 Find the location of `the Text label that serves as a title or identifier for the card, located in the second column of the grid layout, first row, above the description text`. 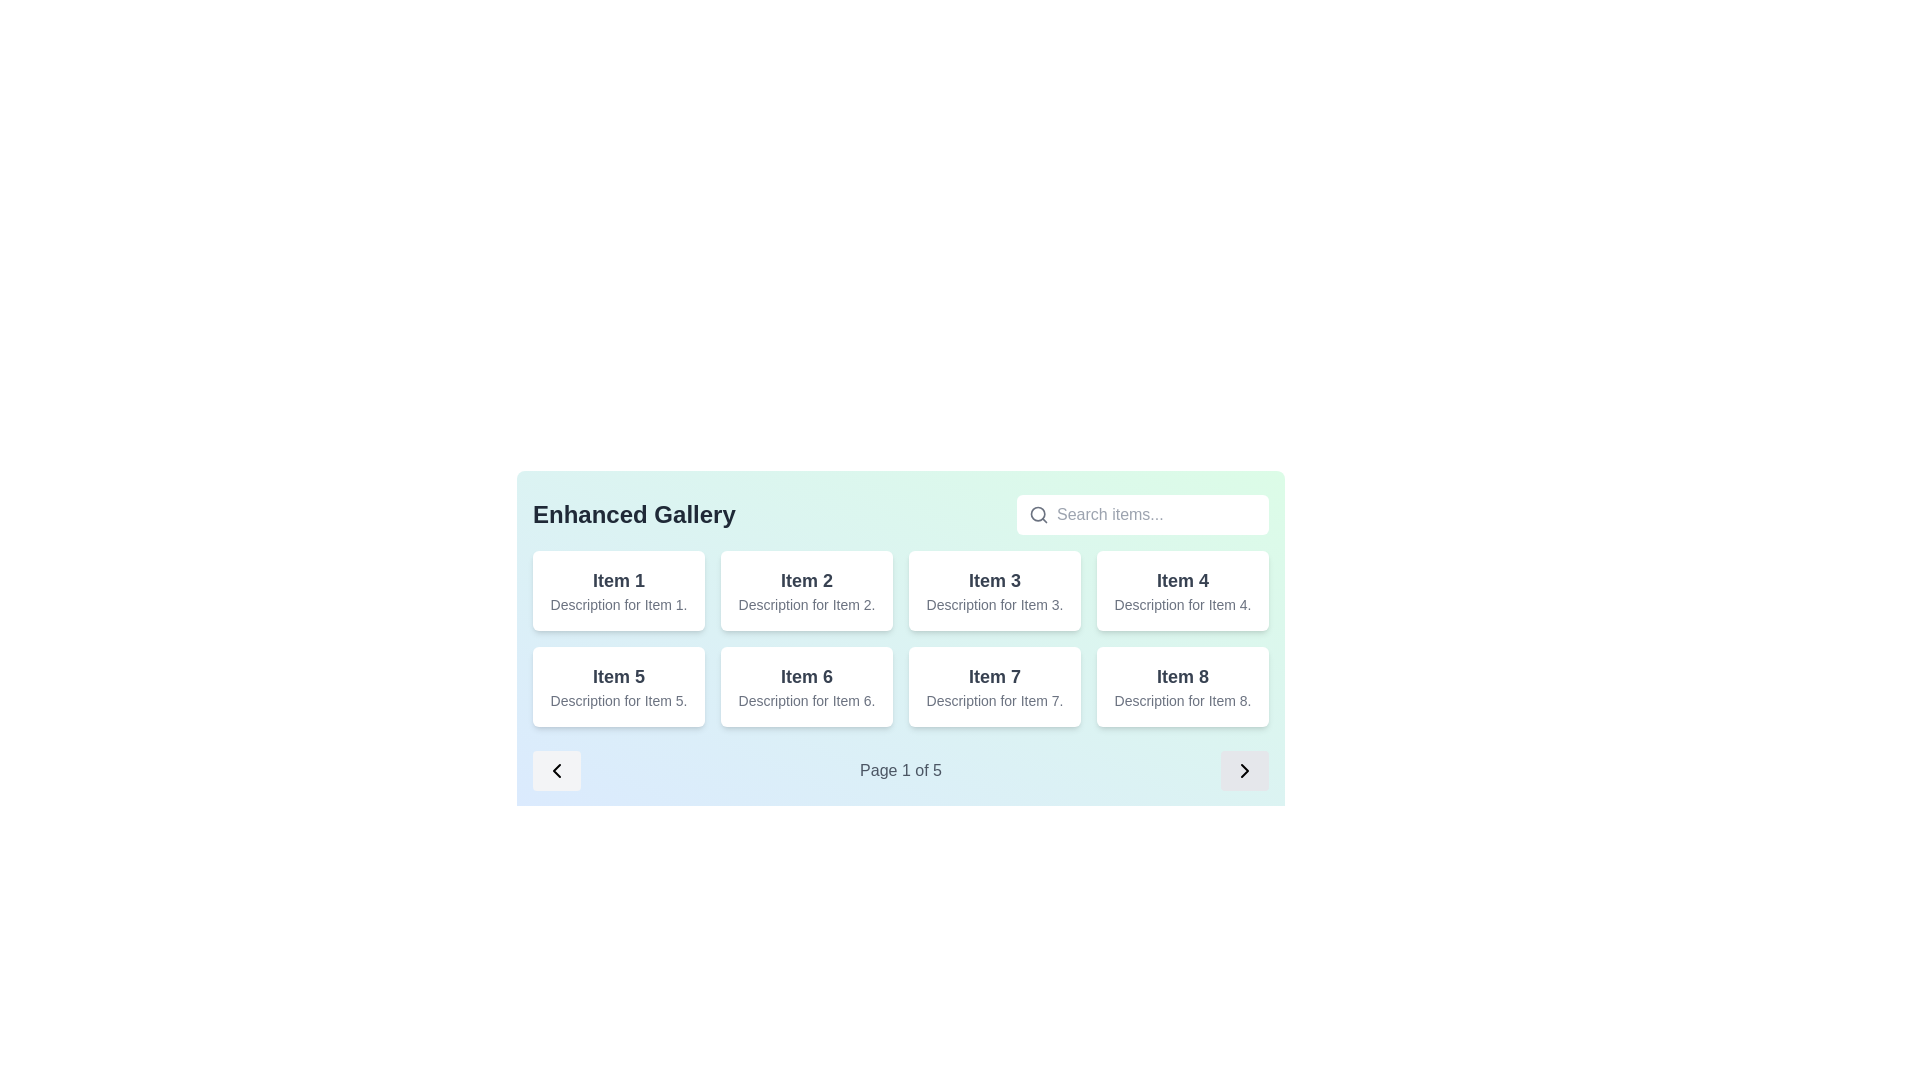

the Text label that serves as a title or identifier for the card, located in the second column of the grid layout, first row, above the description text is located at coordinates (806, 581).